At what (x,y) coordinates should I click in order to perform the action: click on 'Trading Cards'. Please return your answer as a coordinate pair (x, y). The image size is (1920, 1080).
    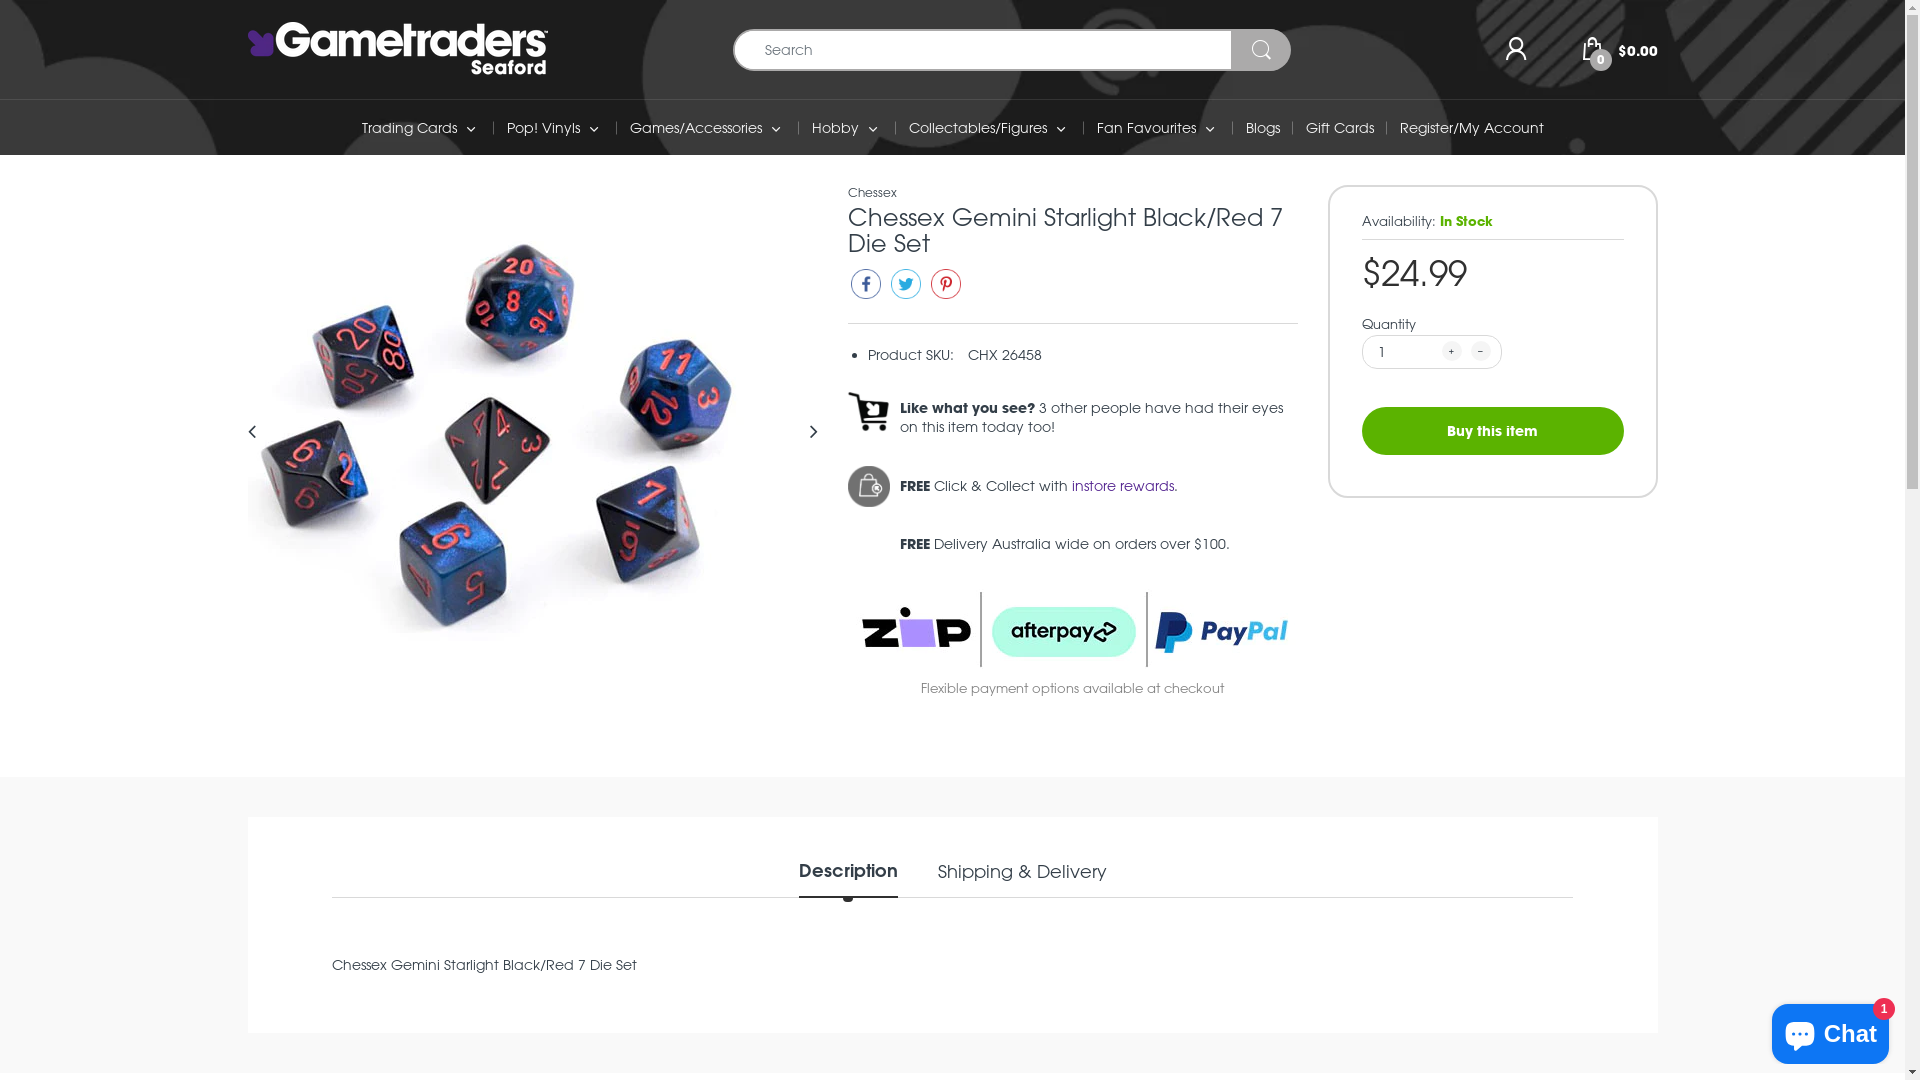
    Looking at the image, I should click on (408, 127).